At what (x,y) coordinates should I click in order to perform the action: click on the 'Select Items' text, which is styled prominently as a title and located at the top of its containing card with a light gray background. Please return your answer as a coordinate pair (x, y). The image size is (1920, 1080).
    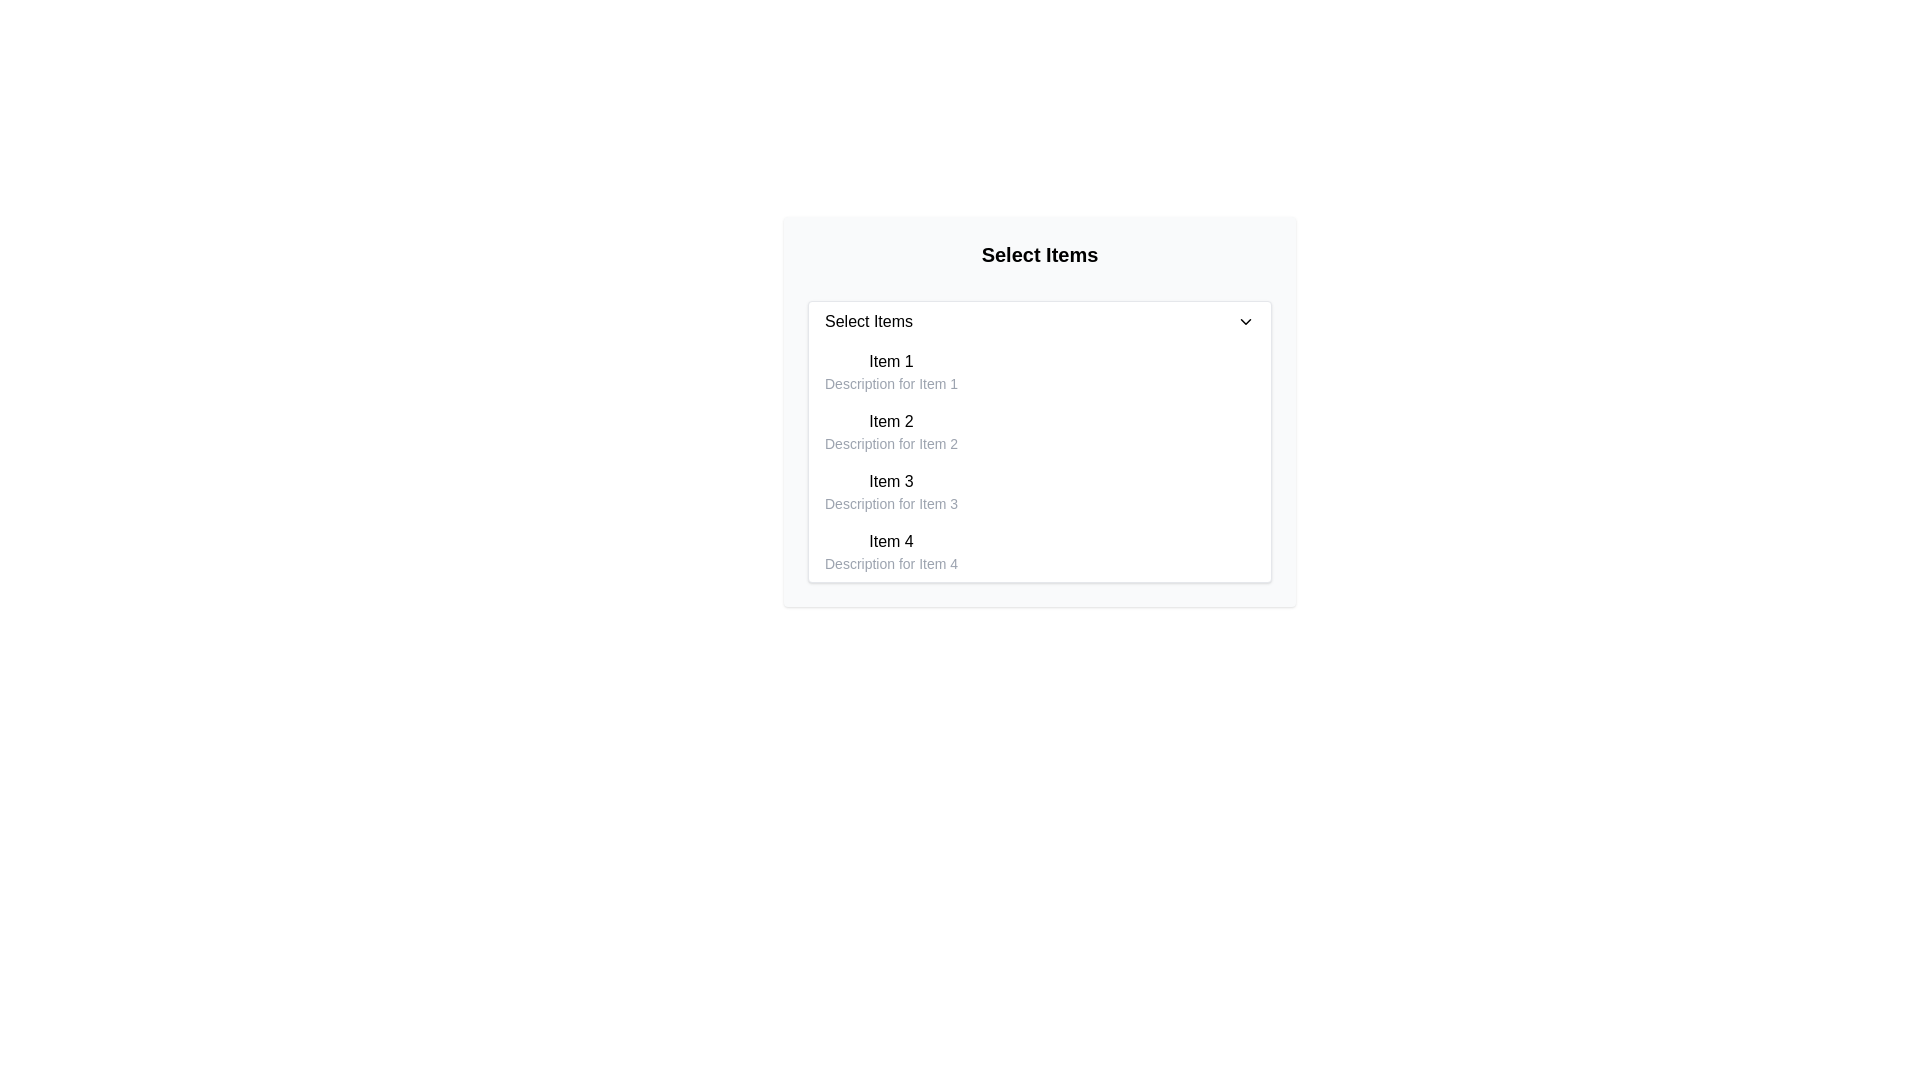
    Looking at the image, I should click on (1040, 253).